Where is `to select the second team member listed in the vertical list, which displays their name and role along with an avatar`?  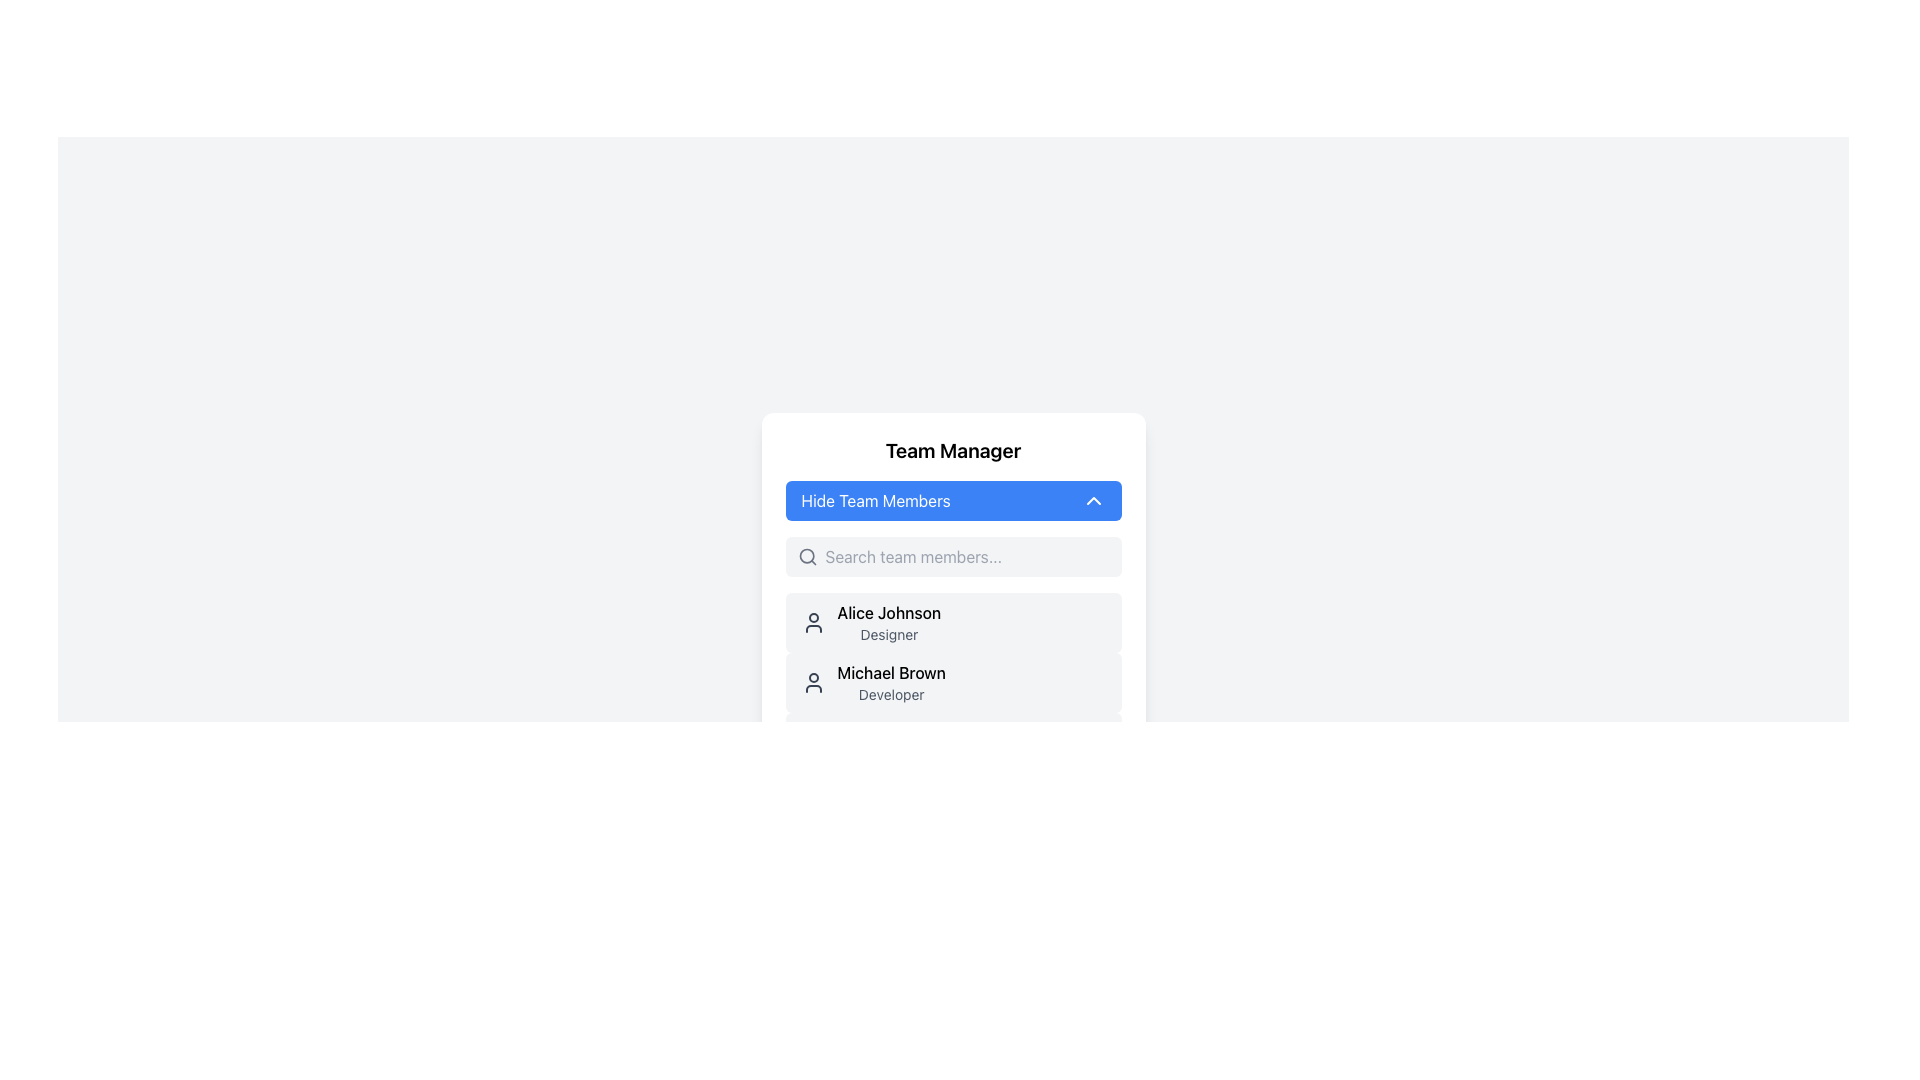
to select the second team member listed in the vertical list, which displays their name and role along with an avatar is located at coordinates (952, 681).